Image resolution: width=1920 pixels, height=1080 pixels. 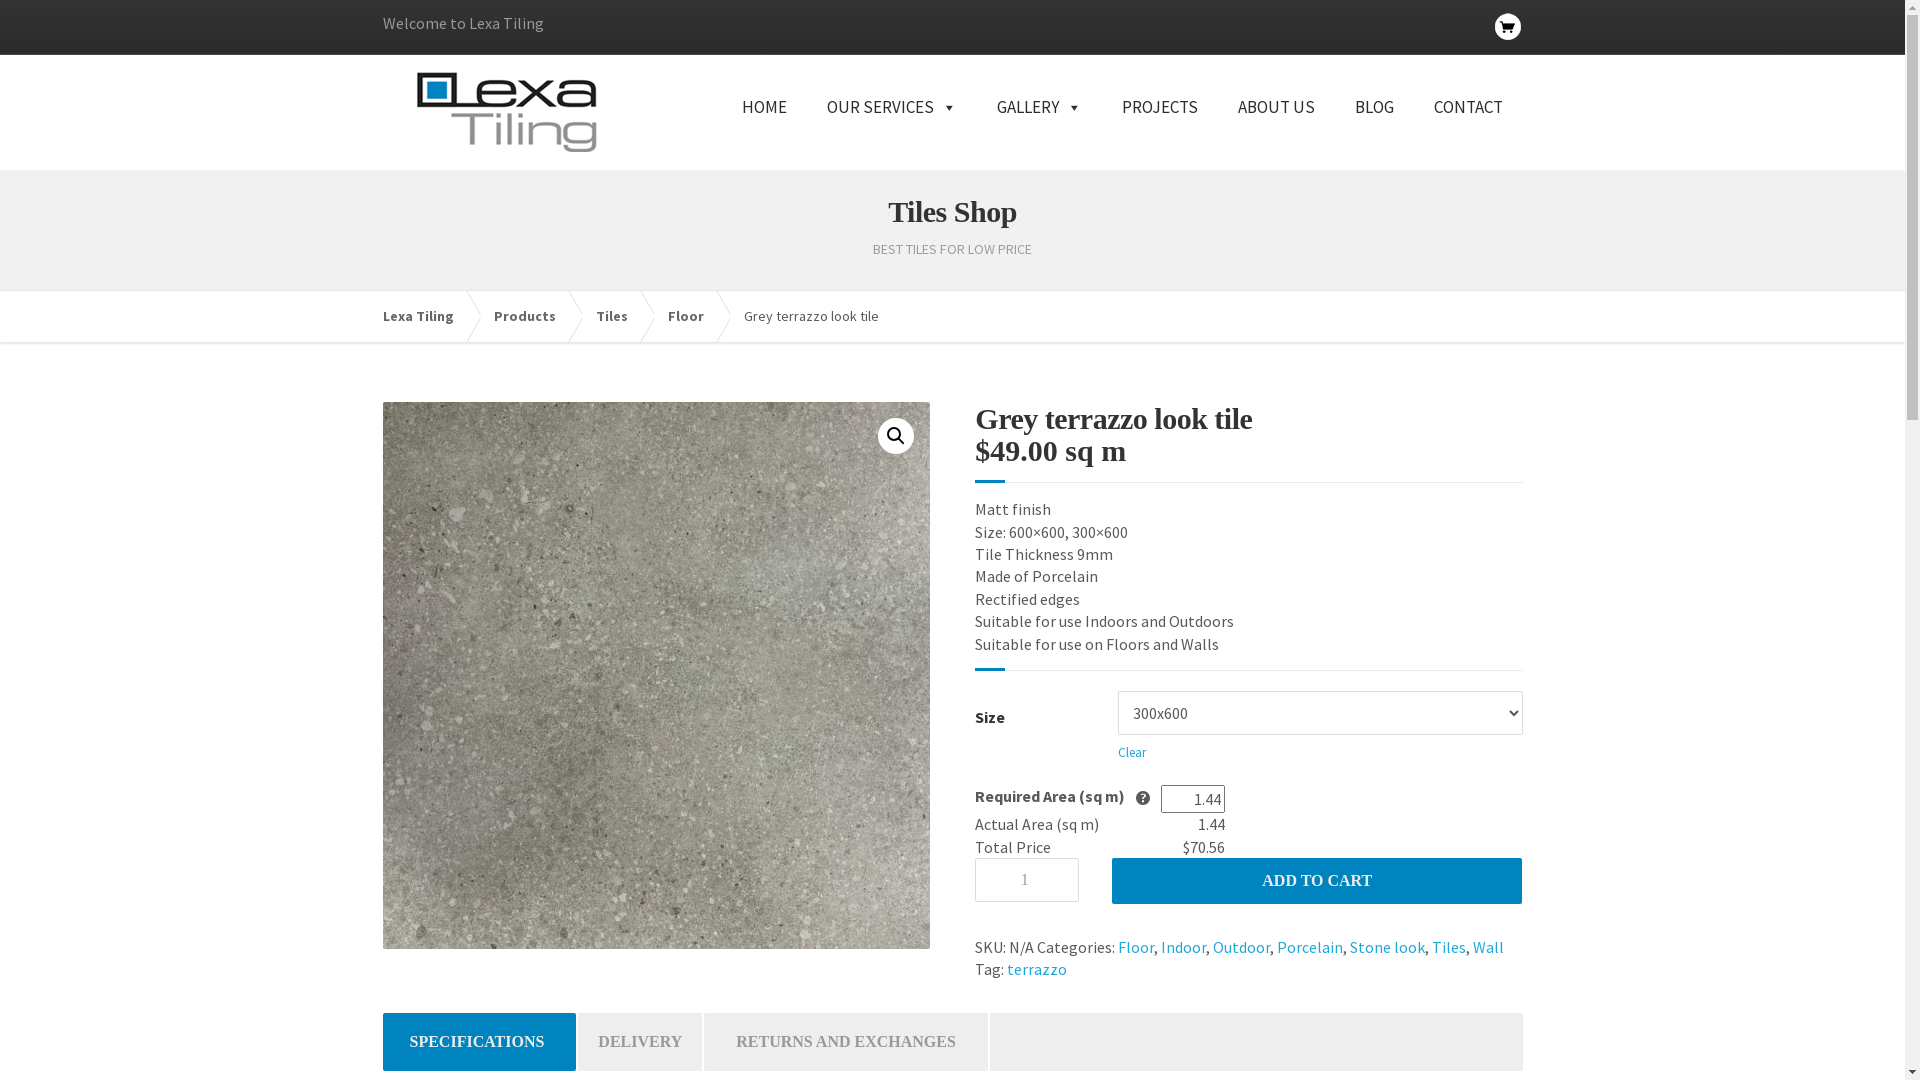 What do you see at coordinates (763, 130) in the screenshot?
I see `'HOME'` at bounding box center [763, 130].